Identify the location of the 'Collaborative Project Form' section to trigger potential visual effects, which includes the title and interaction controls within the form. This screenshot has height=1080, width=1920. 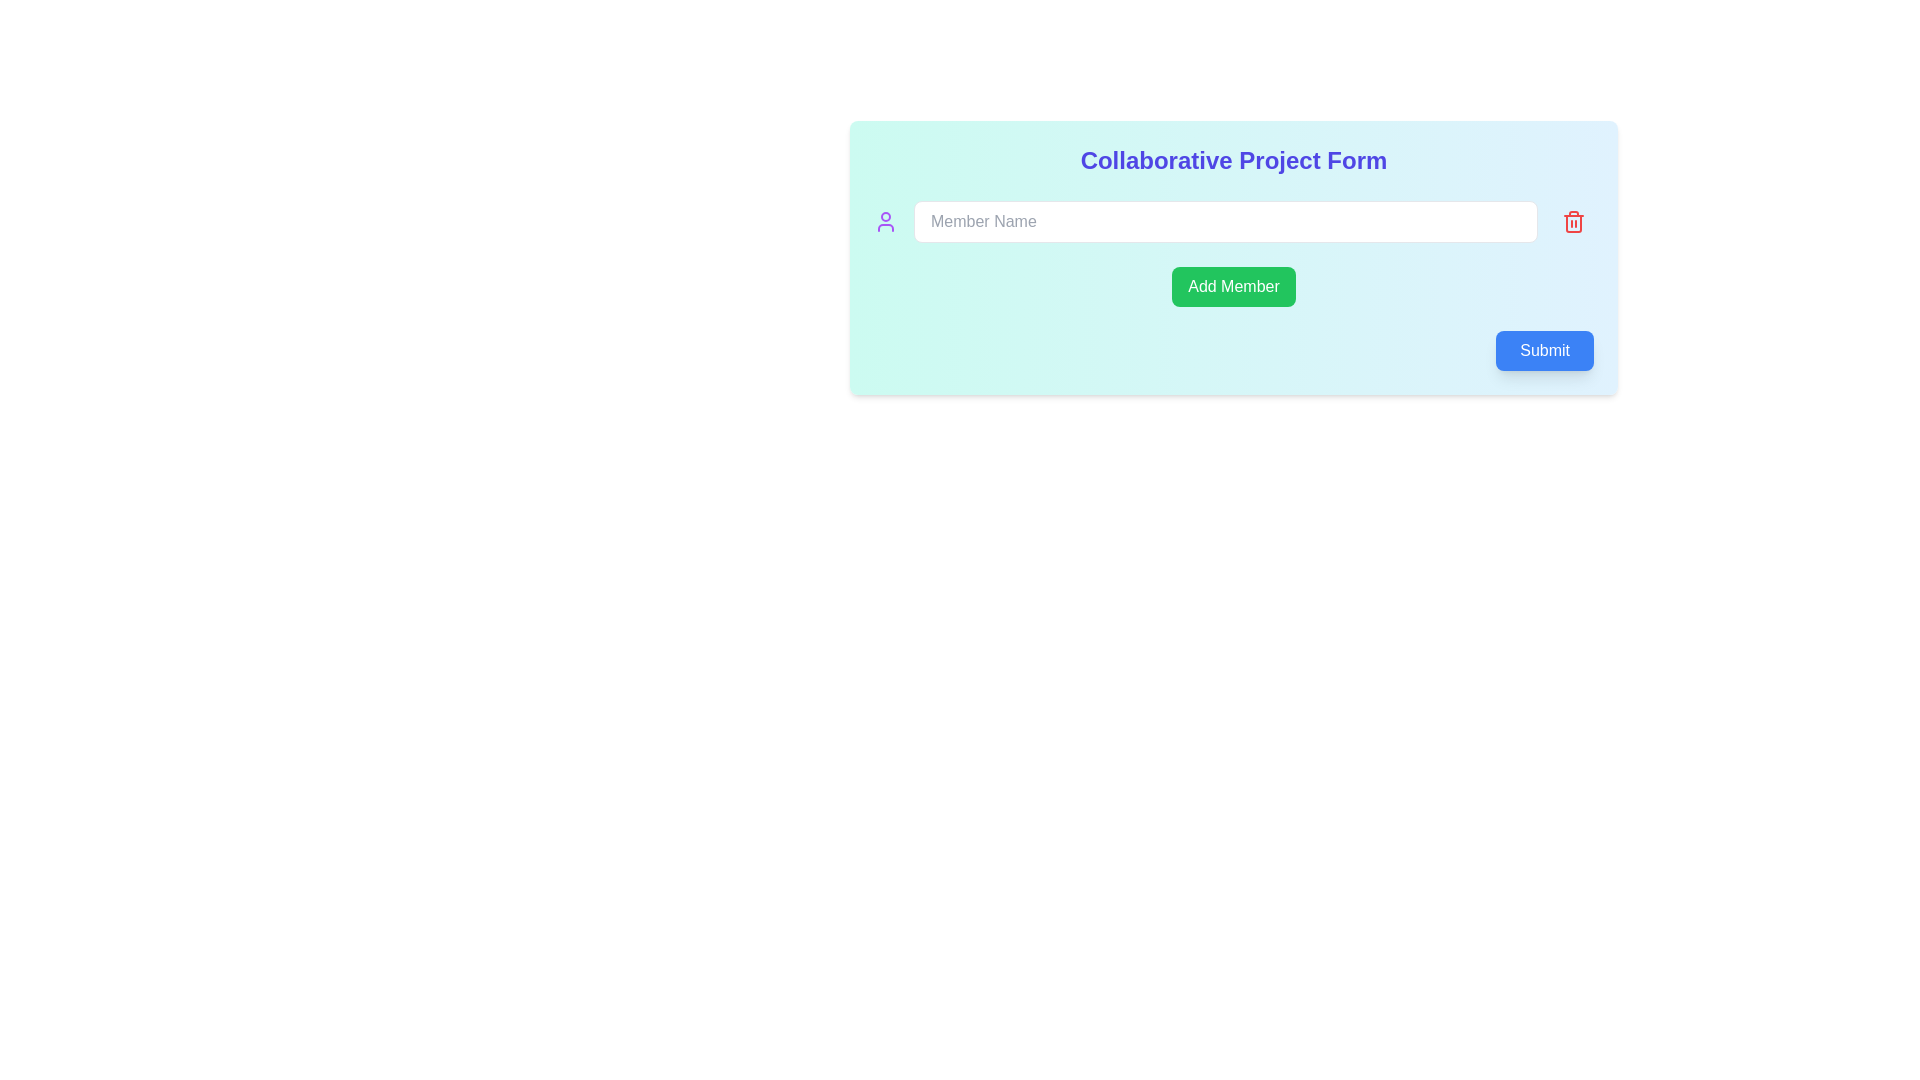
(1232, 257).